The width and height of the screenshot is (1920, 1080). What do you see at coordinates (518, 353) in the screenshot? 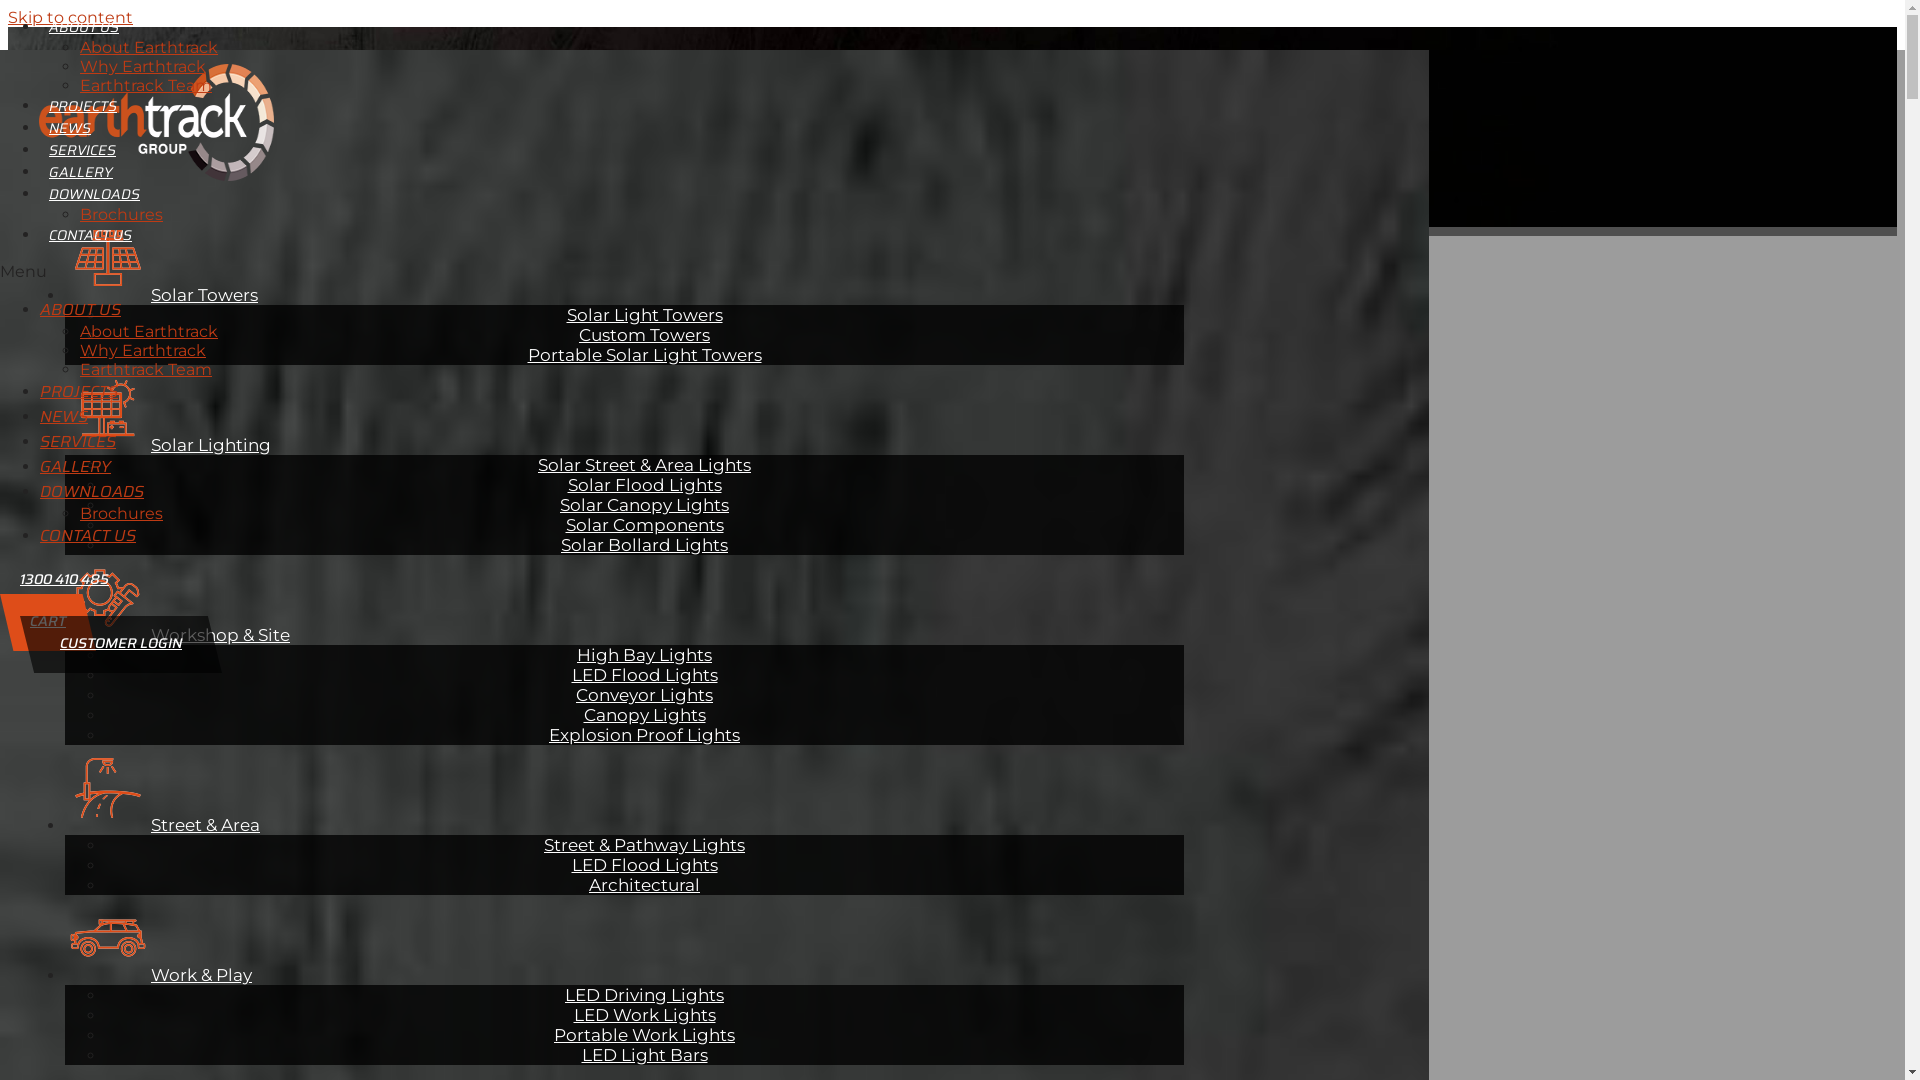
I see `'Portable Solar Light Towers'` at bounding box center [518, 353].